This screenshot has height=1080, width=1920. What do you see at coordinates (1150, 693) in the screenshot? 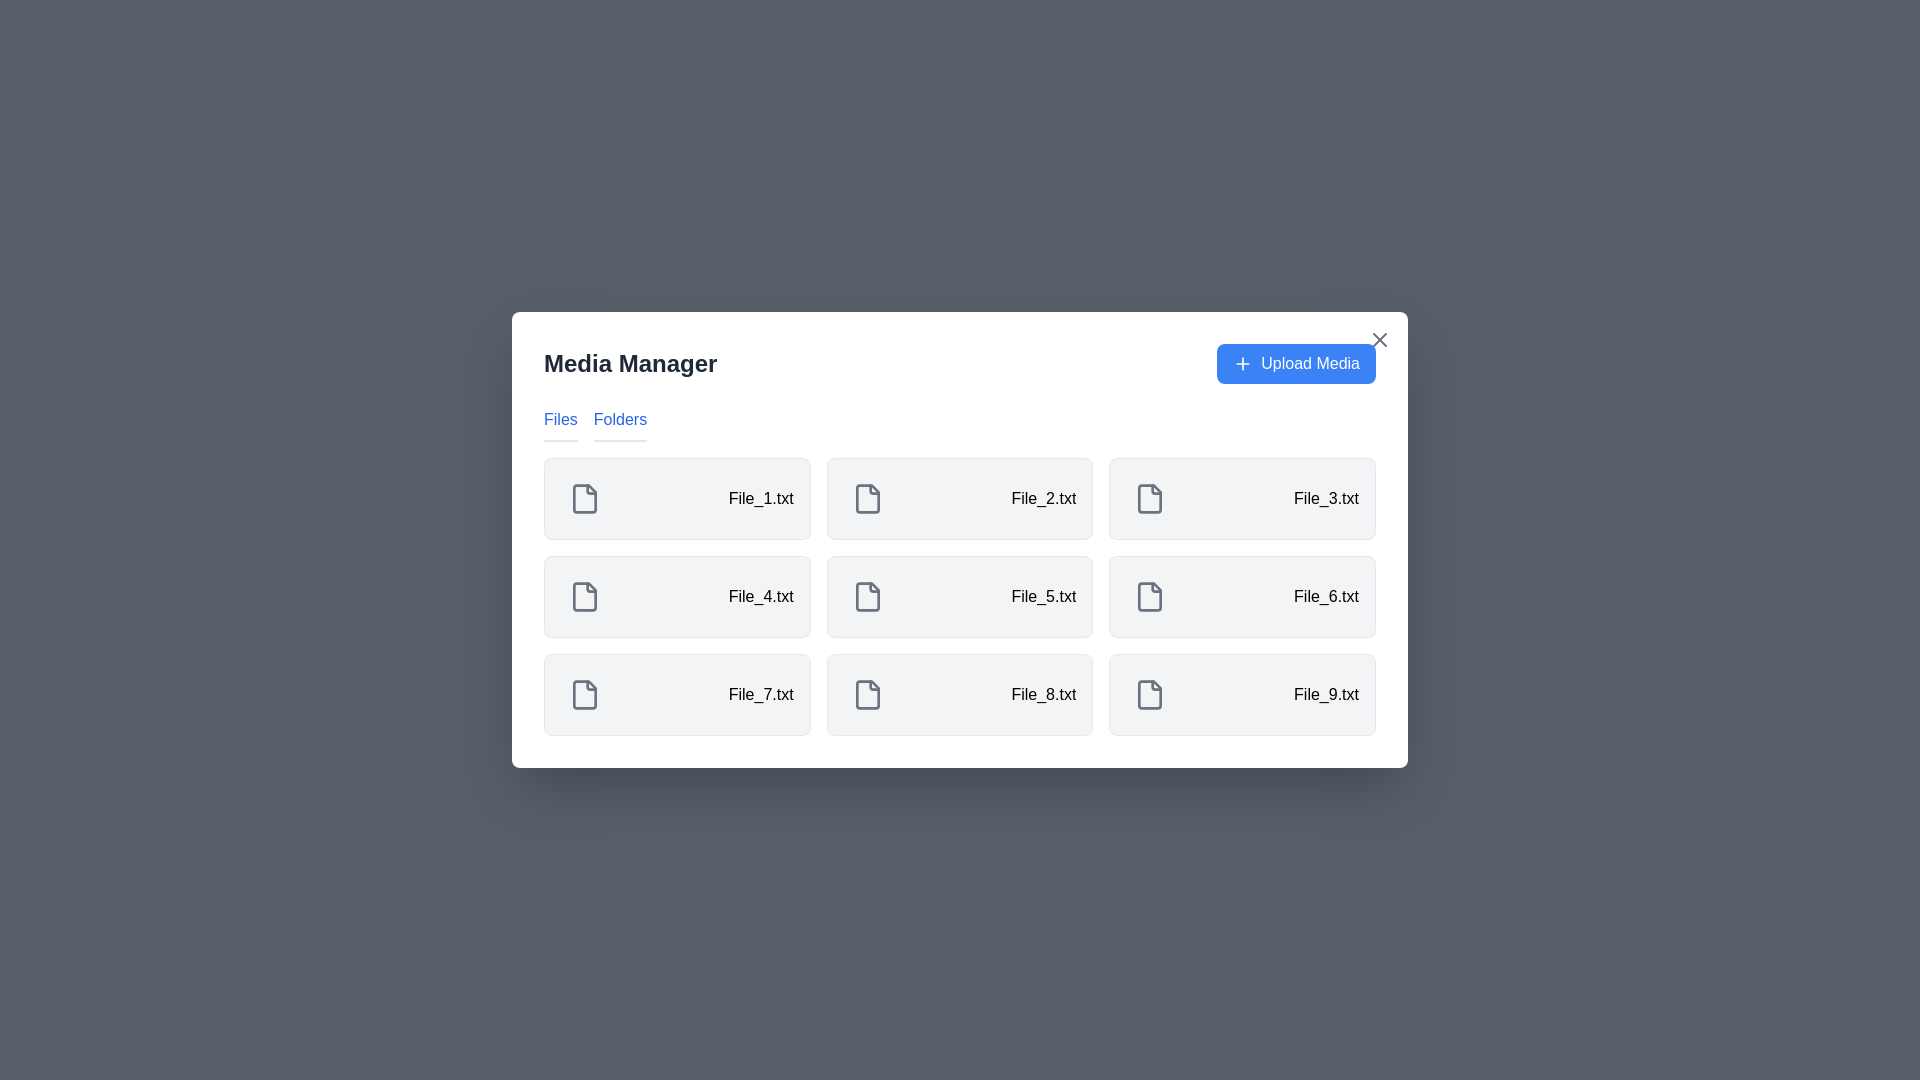
I see `the document icon in the Media Manager interface, which is the last tile in the third row of the grid layout, featuring a rectangular shape with a folded corner and a gray color scheme` at bounding box center [1150, 693].